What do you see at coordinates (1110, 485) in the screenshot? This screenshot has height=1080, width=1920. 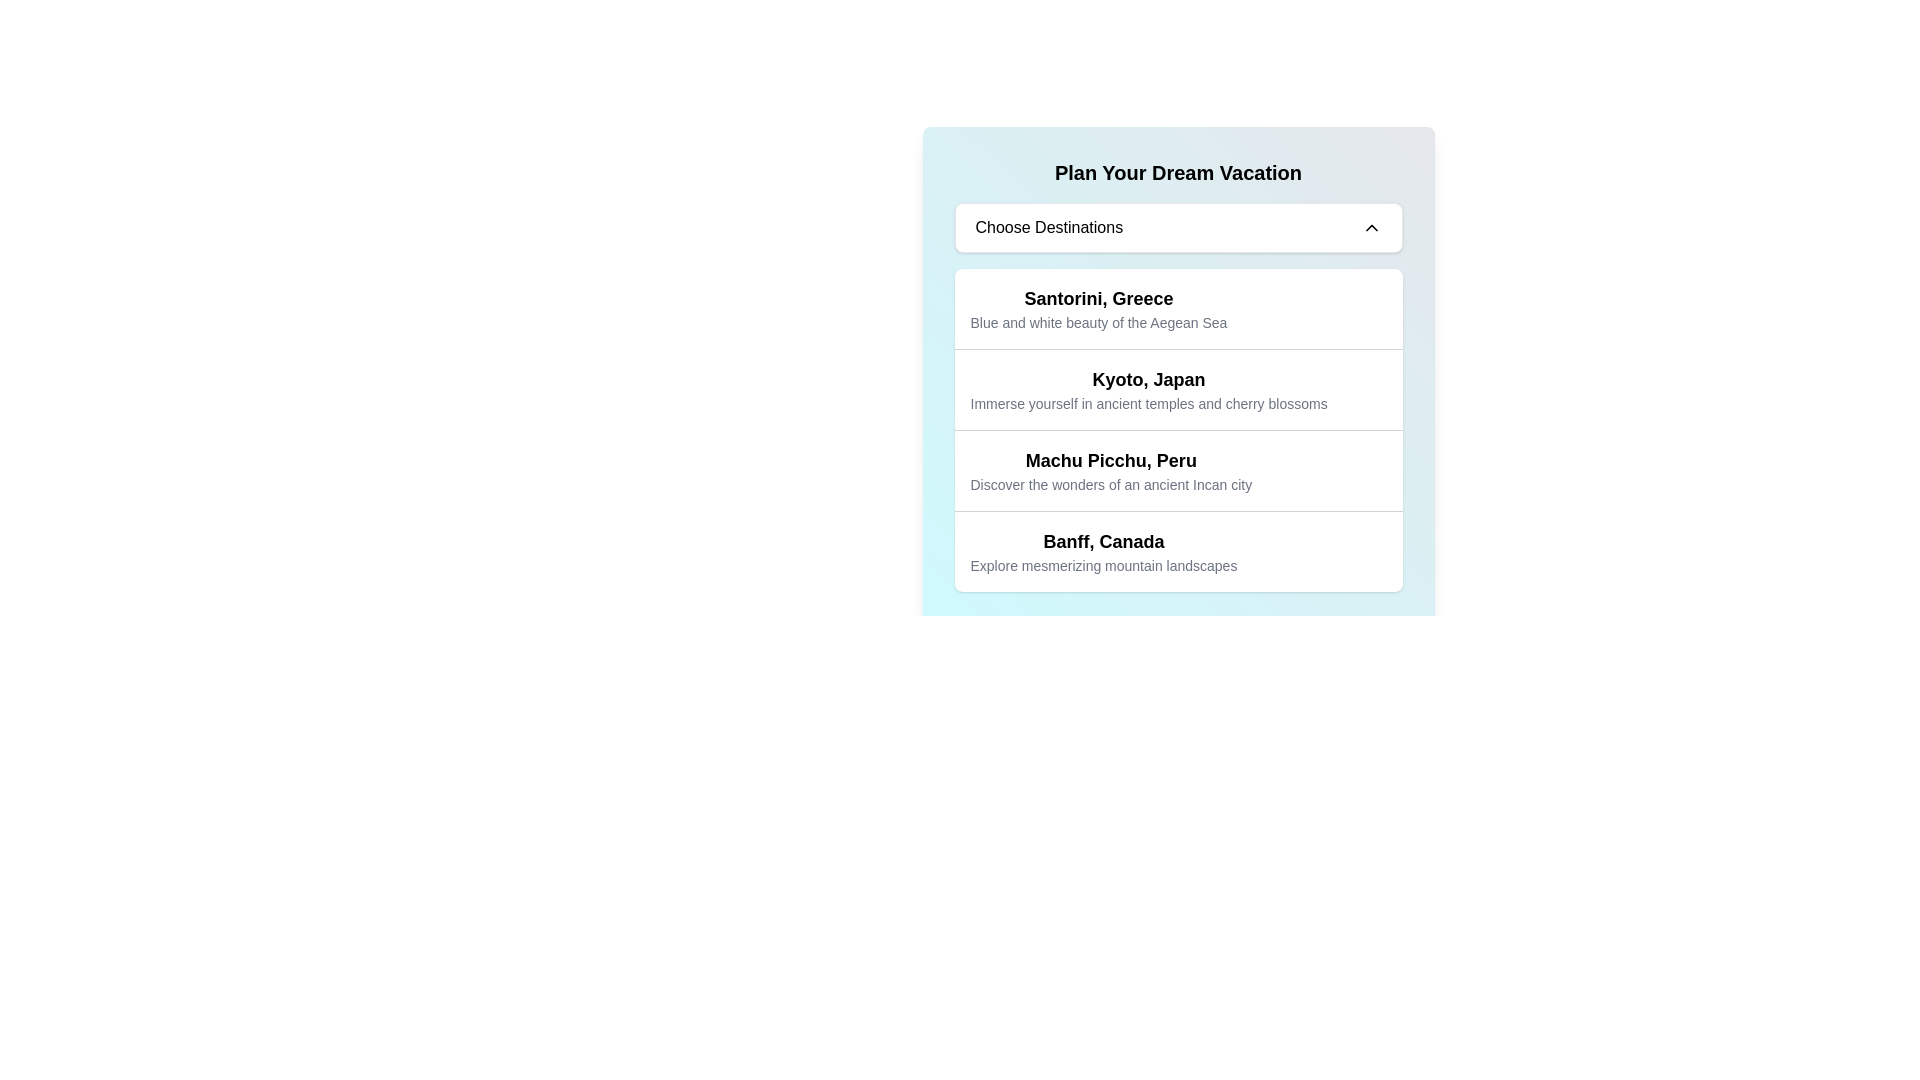 I see `the text block displaying 'Discover the wonders of an ancient Incan city' for copying, which is styled in small, gray sans-serif text and positioned below the main title in the section titled 'Machu Picchu, Peru'` at bounding box center [1110, 485].